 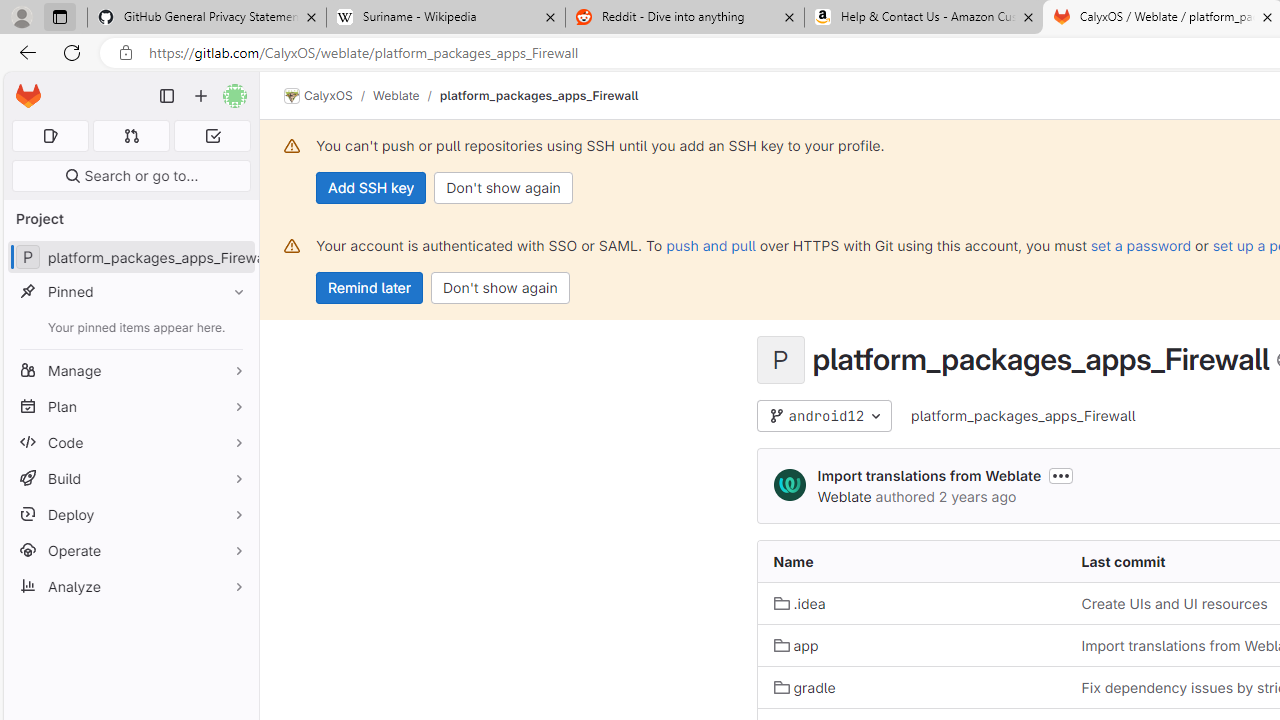 I want to click on 'push and pull', so click(x=711, y=244).